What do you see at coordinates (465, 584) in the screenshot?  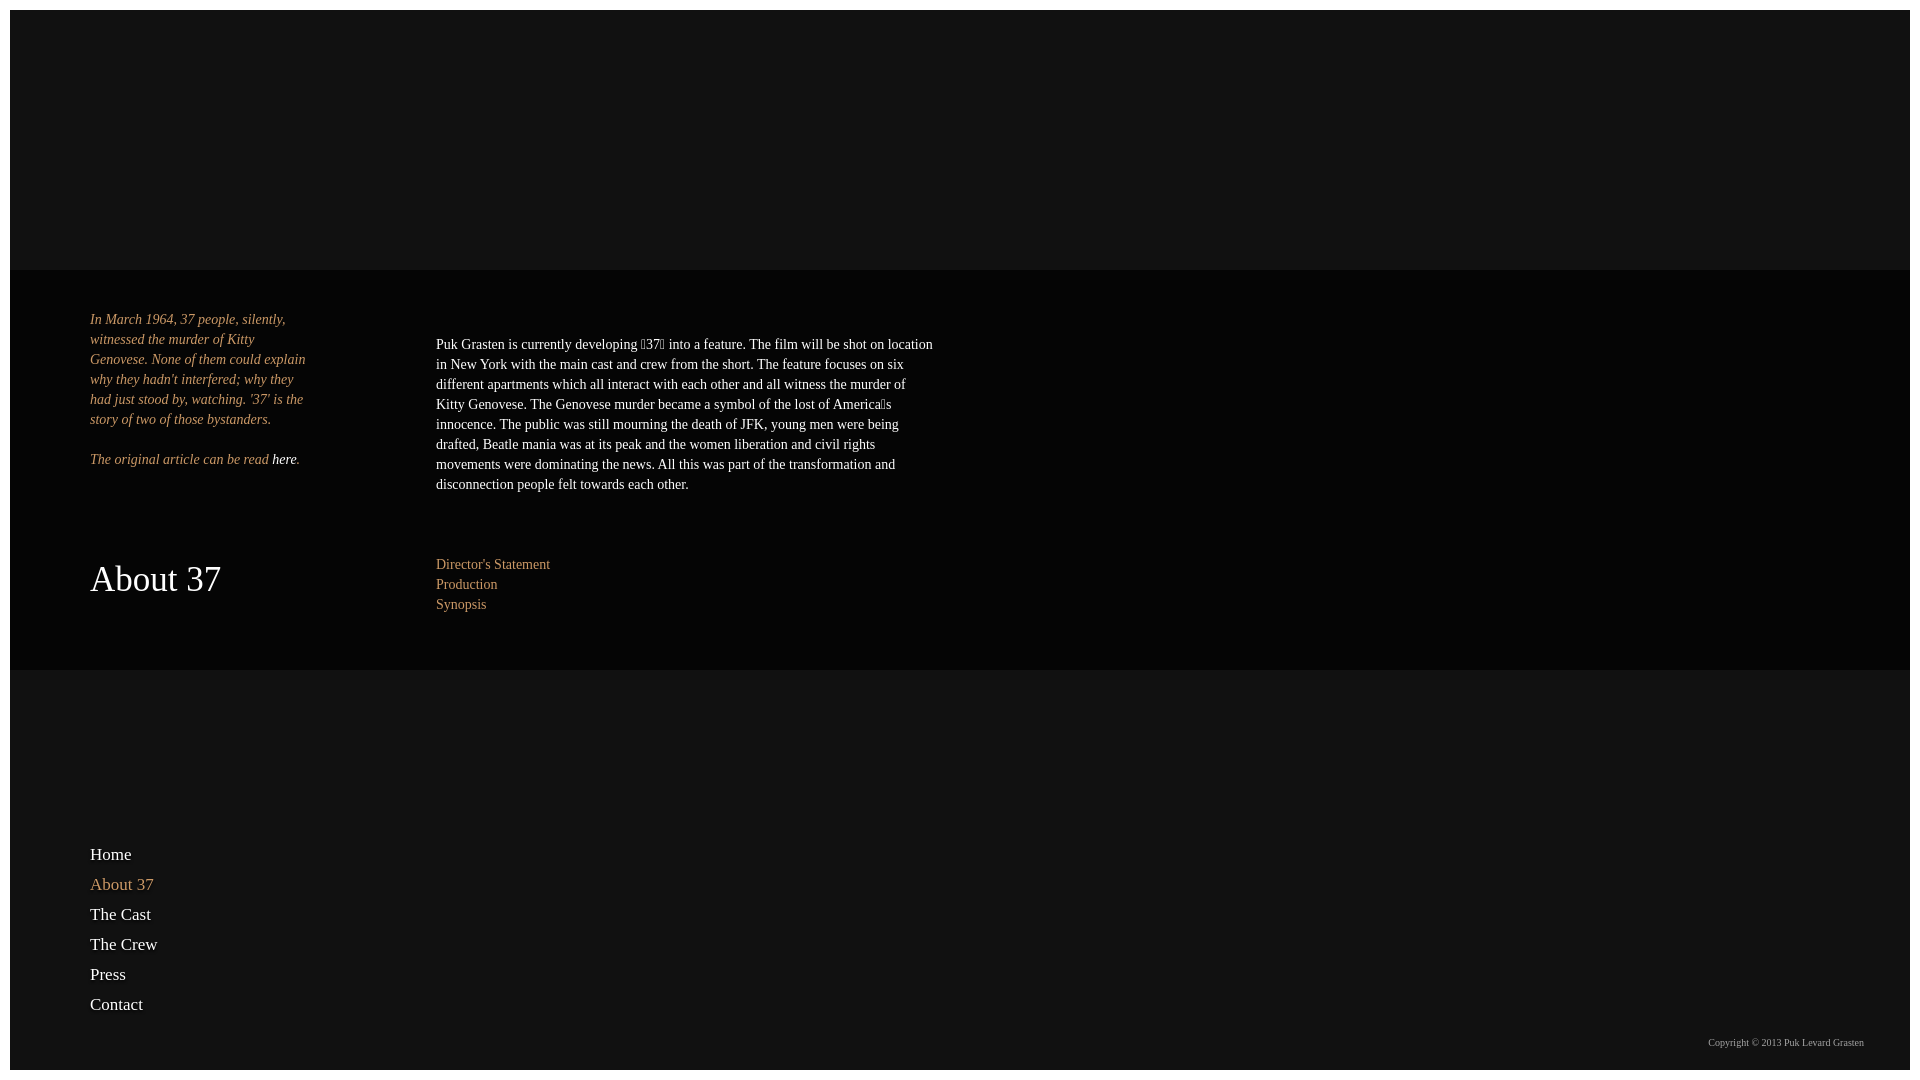 I see `'Production'` at bounding box center [465, 584].